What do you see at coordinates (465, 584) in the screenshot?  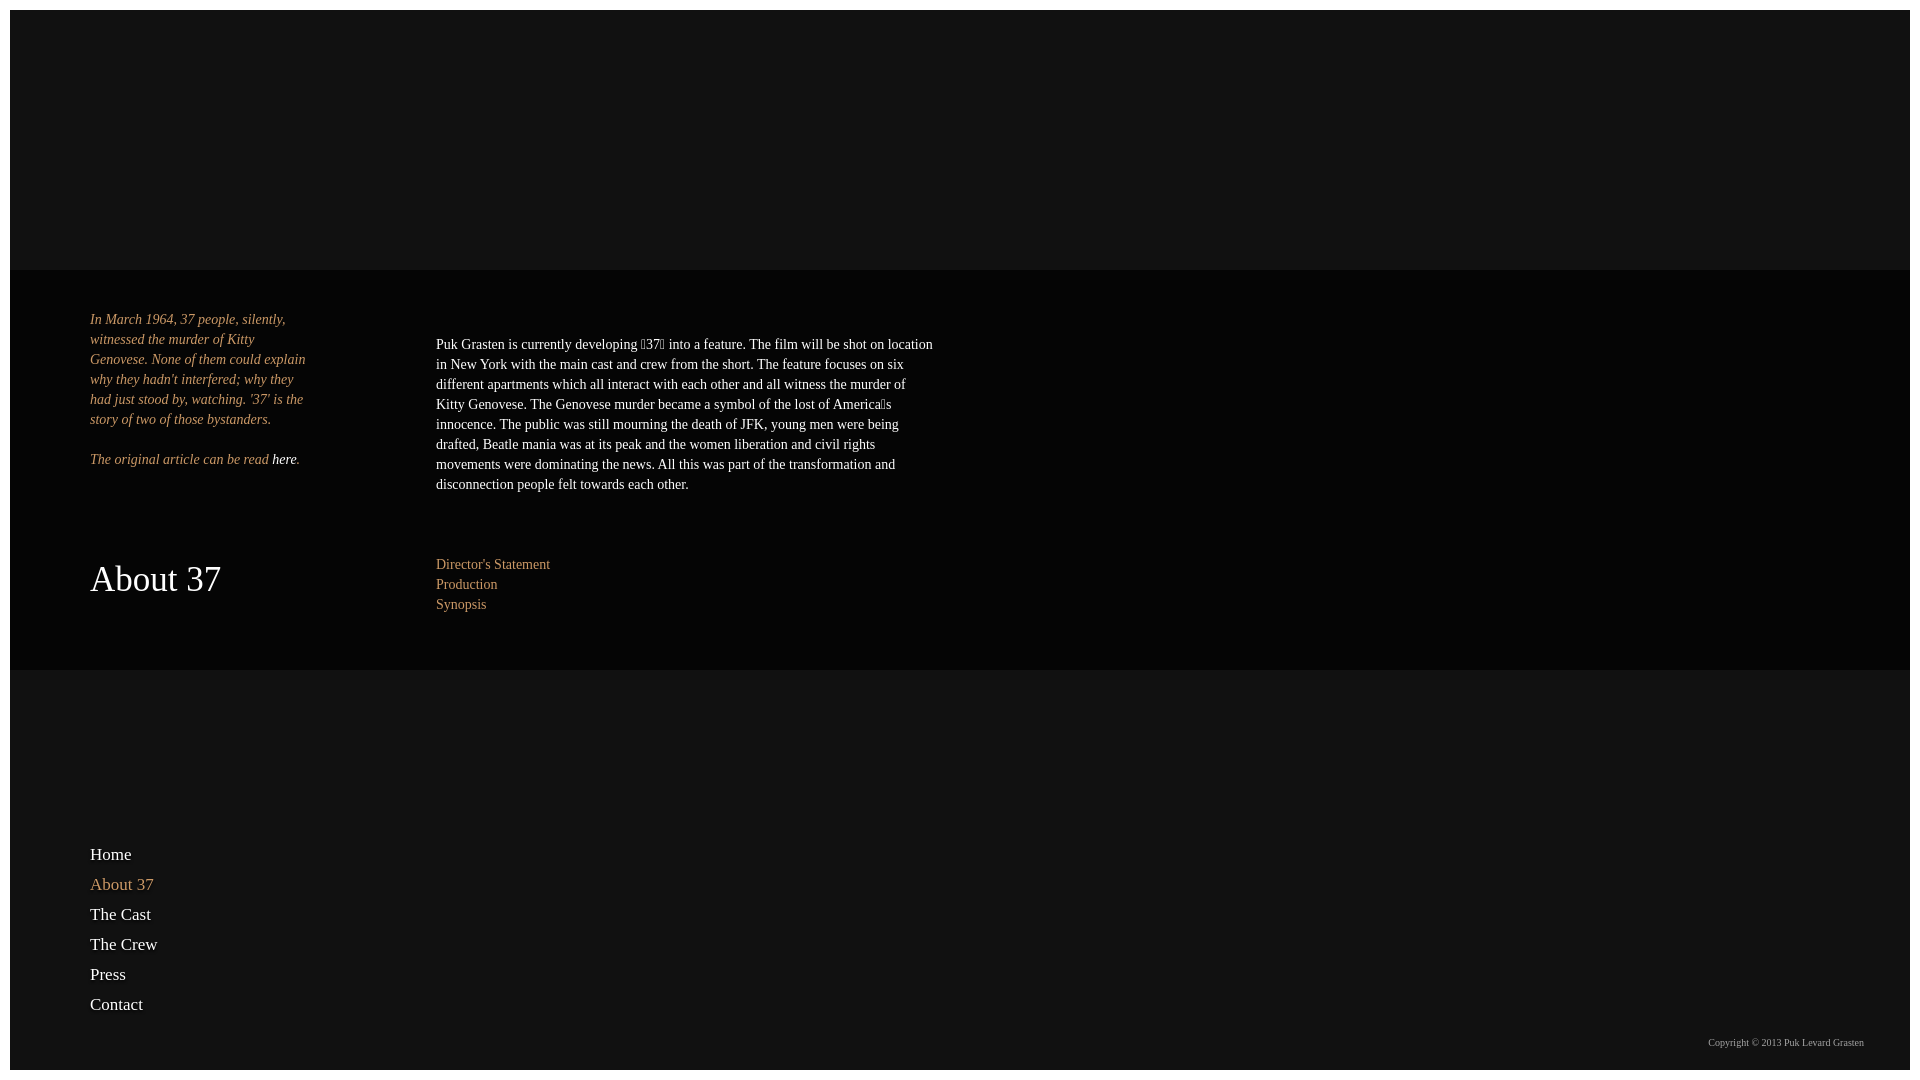 I see `'Production'` at bounding box center [465, 584].